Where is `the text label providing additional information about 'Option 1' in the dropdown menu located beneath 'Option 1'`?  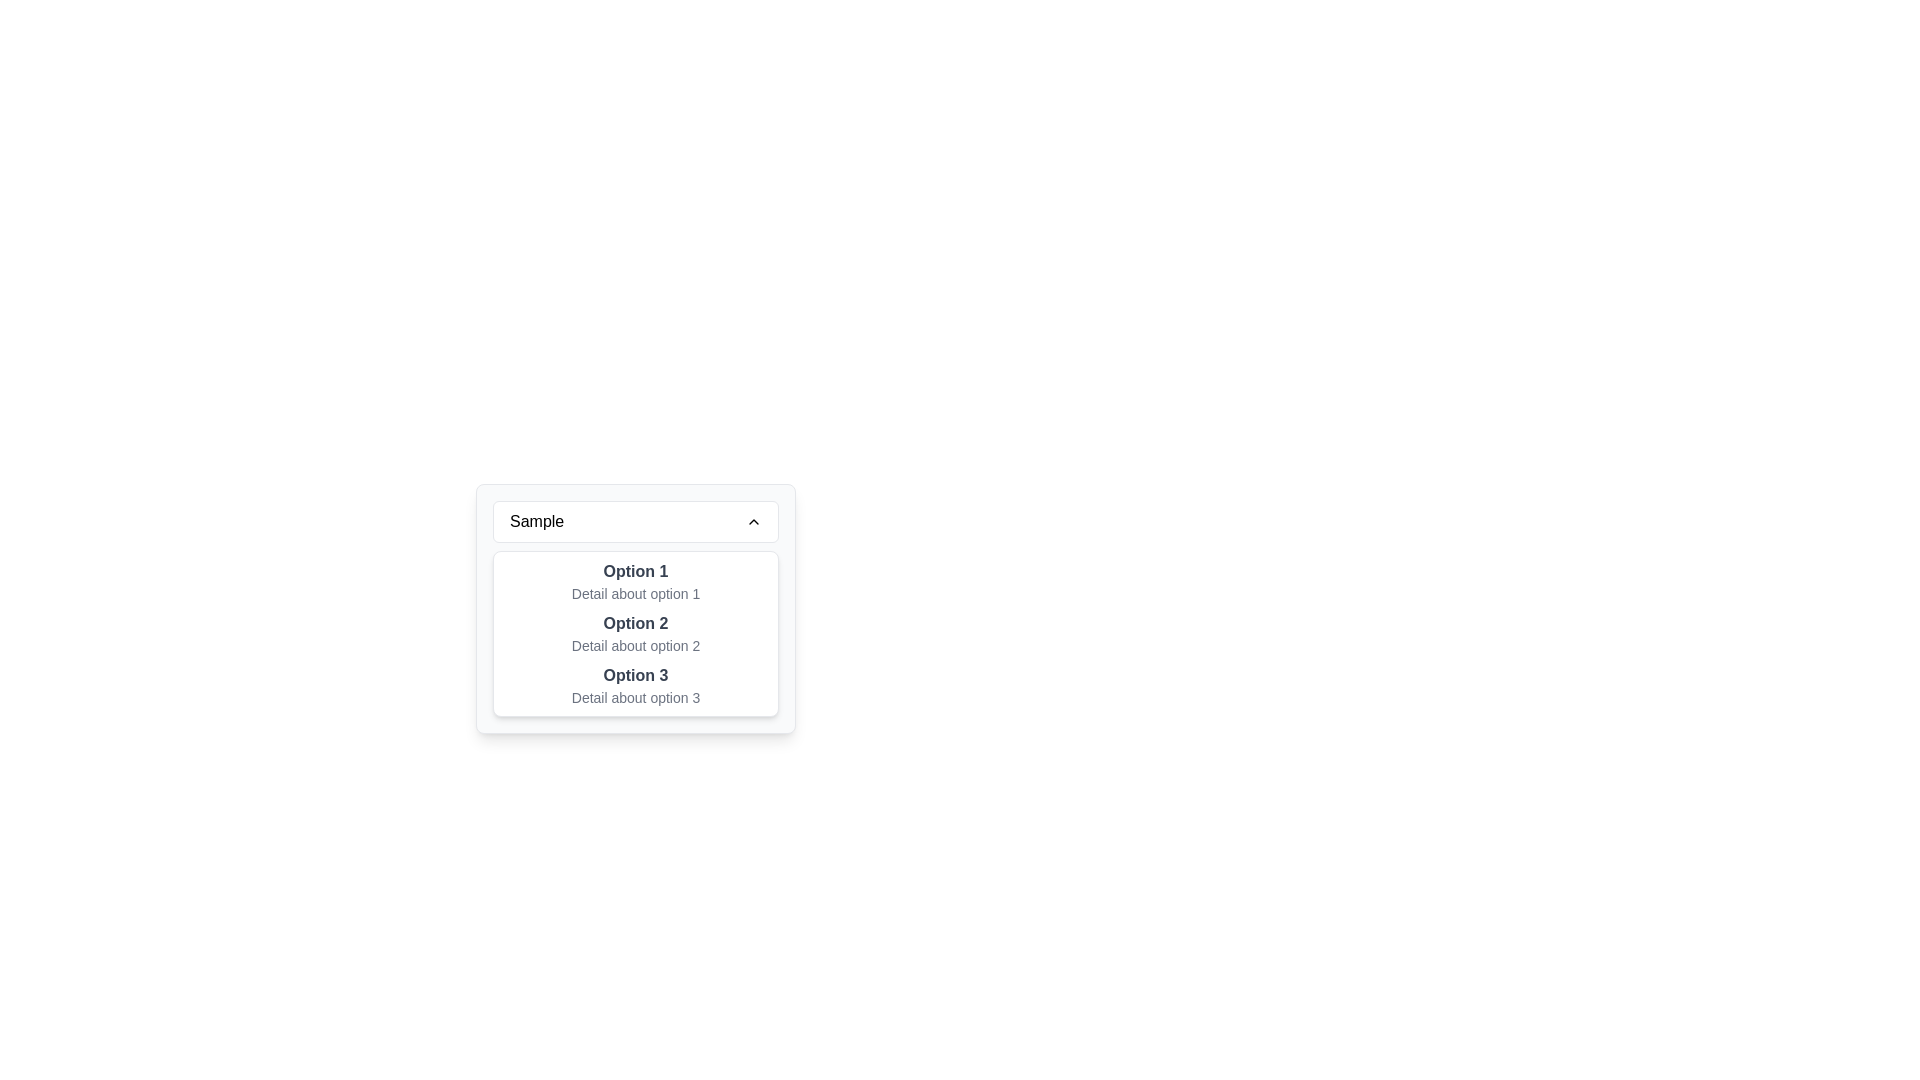
the text label providing additional information about 'Option 1' in the dropdown menu located beneath 'Option 1' is located at coordinates (634, 593).